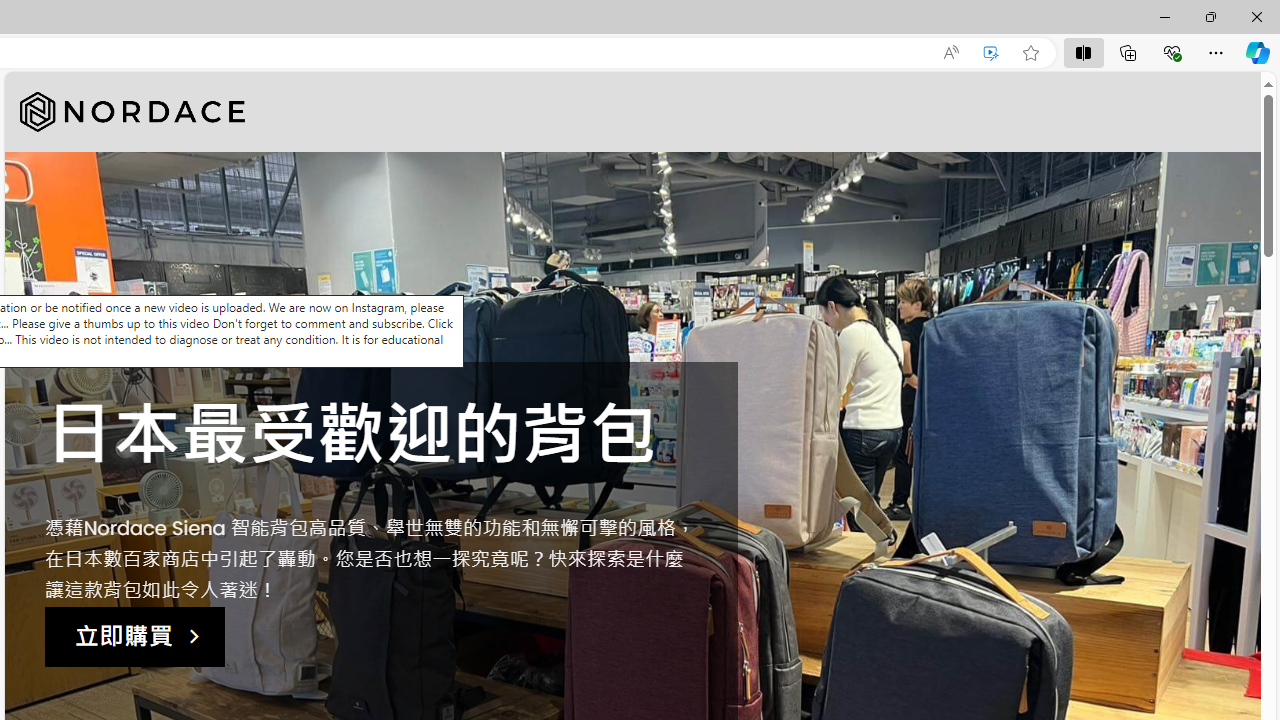 This screenshot has height=720, width=1280. Describe the element at coordinates (1257, 51) in the screenshot. I see `'Copilot (Ctrl+Shift+.)'` at that location.